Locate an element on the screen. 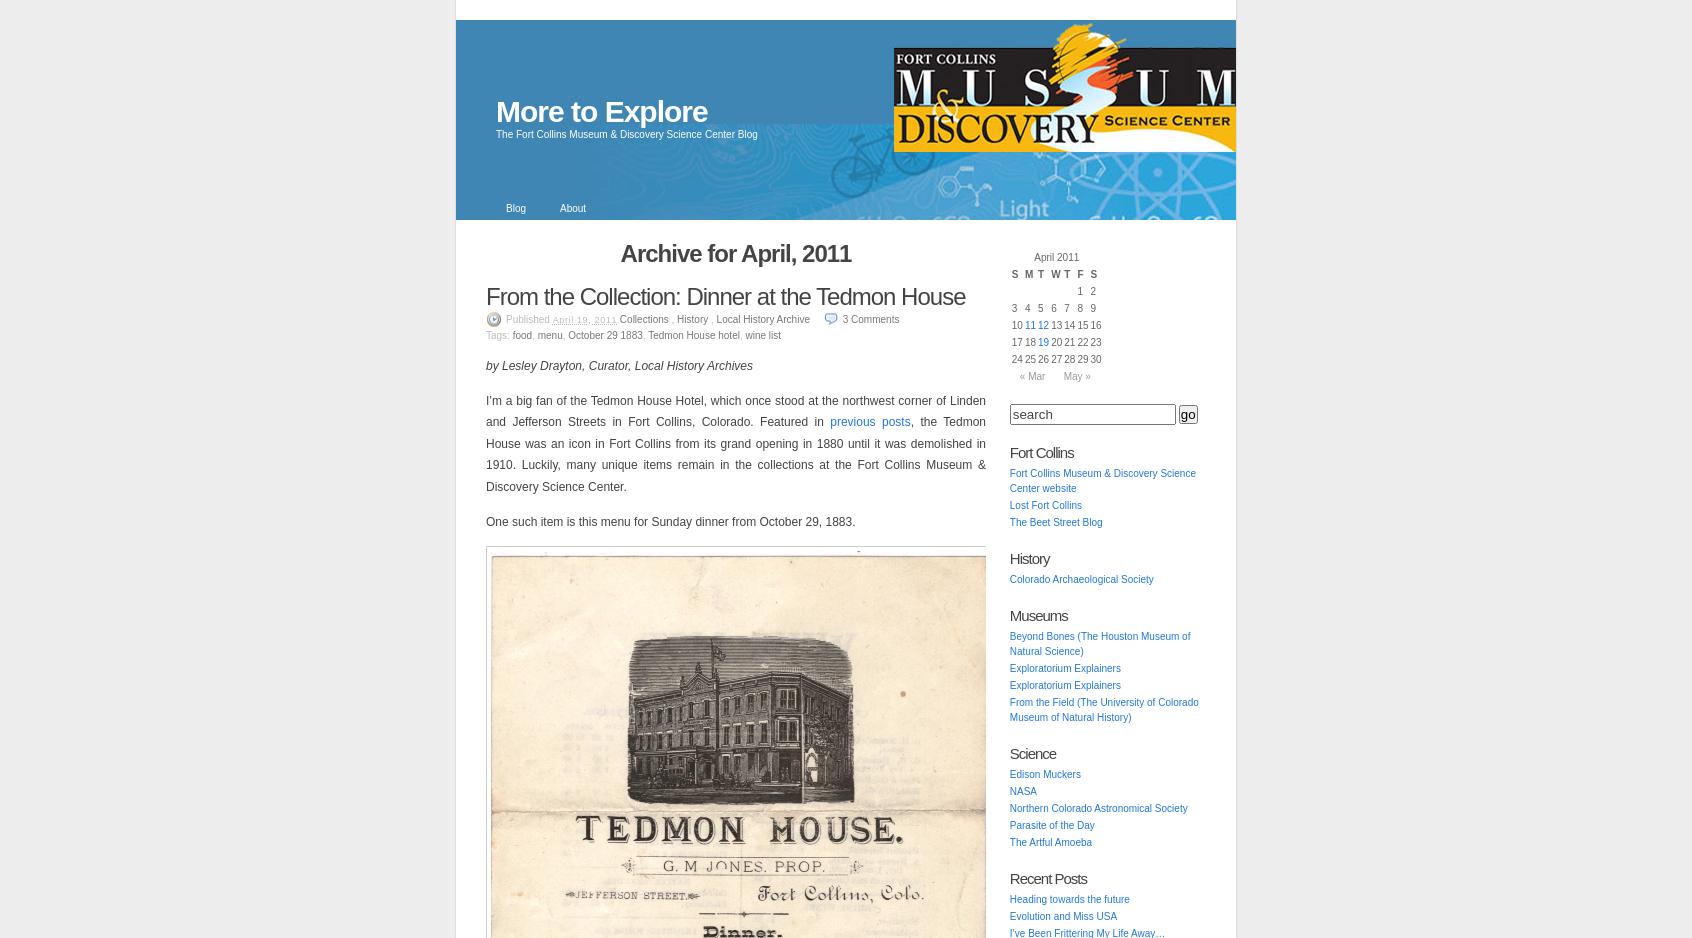 This screenshot has width=1692, height=938. 'The Beet Street Blog' is located at coordinates (1054, 521).